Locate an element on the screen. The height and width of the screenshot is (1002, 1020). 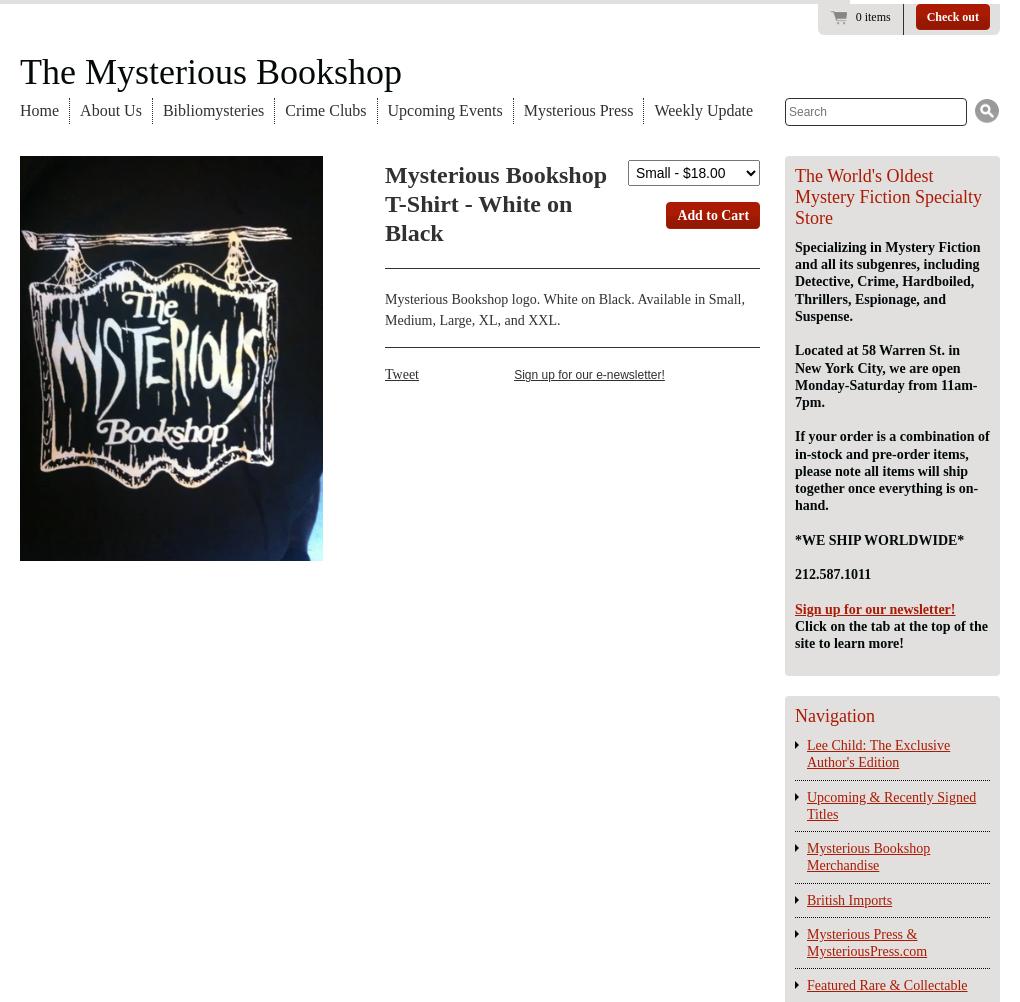
'Sign up for 
our e-newsletter!' is located at coordinates (589, 375).